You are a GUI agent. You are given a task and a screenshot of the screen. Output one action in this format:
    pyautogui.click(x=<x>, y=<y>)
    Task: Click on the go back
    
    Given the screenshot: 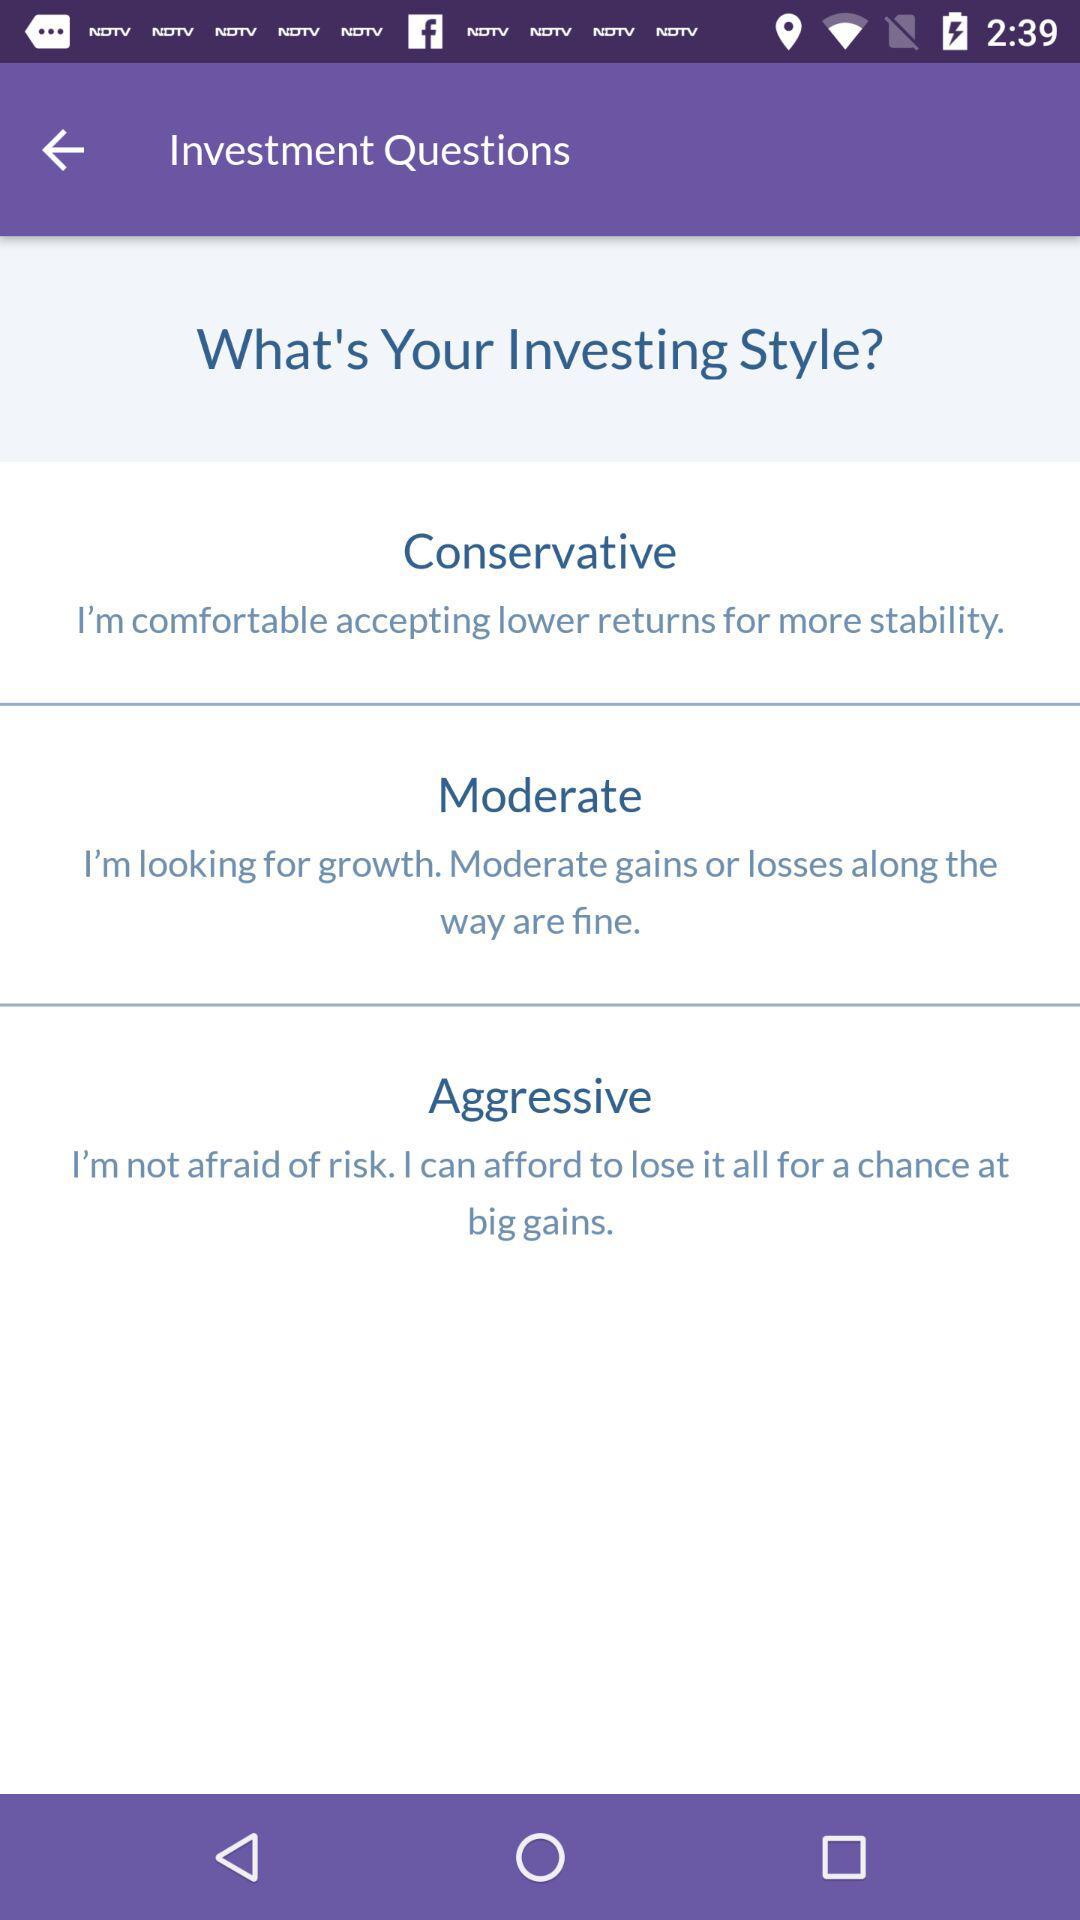 What is the action you would take?
    pyautogui.click(x=61, y=148)
    